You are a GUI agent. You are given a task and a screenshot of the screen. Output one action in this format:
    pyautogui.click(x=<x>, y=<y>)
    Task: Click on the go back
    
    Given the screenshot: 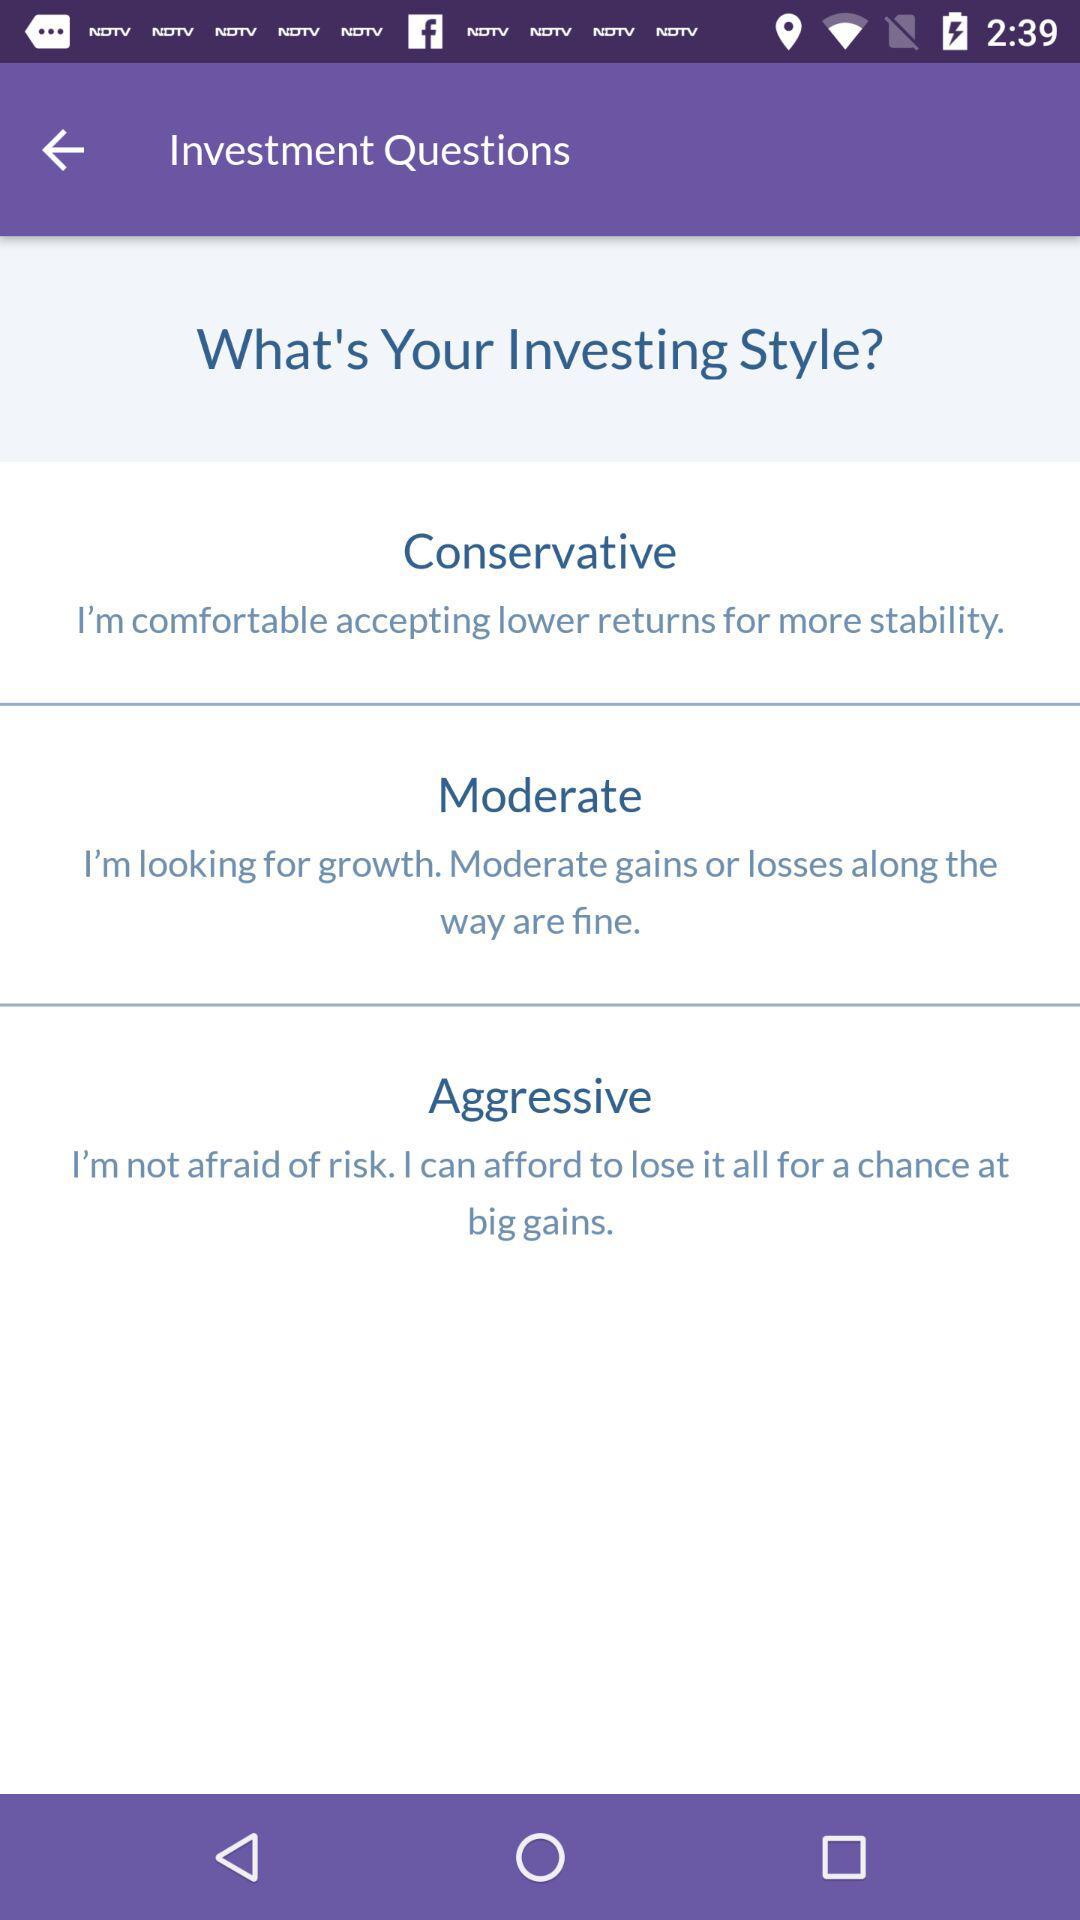 What is the action you would take?
    pyautogui.click(x=61, y=148)
    